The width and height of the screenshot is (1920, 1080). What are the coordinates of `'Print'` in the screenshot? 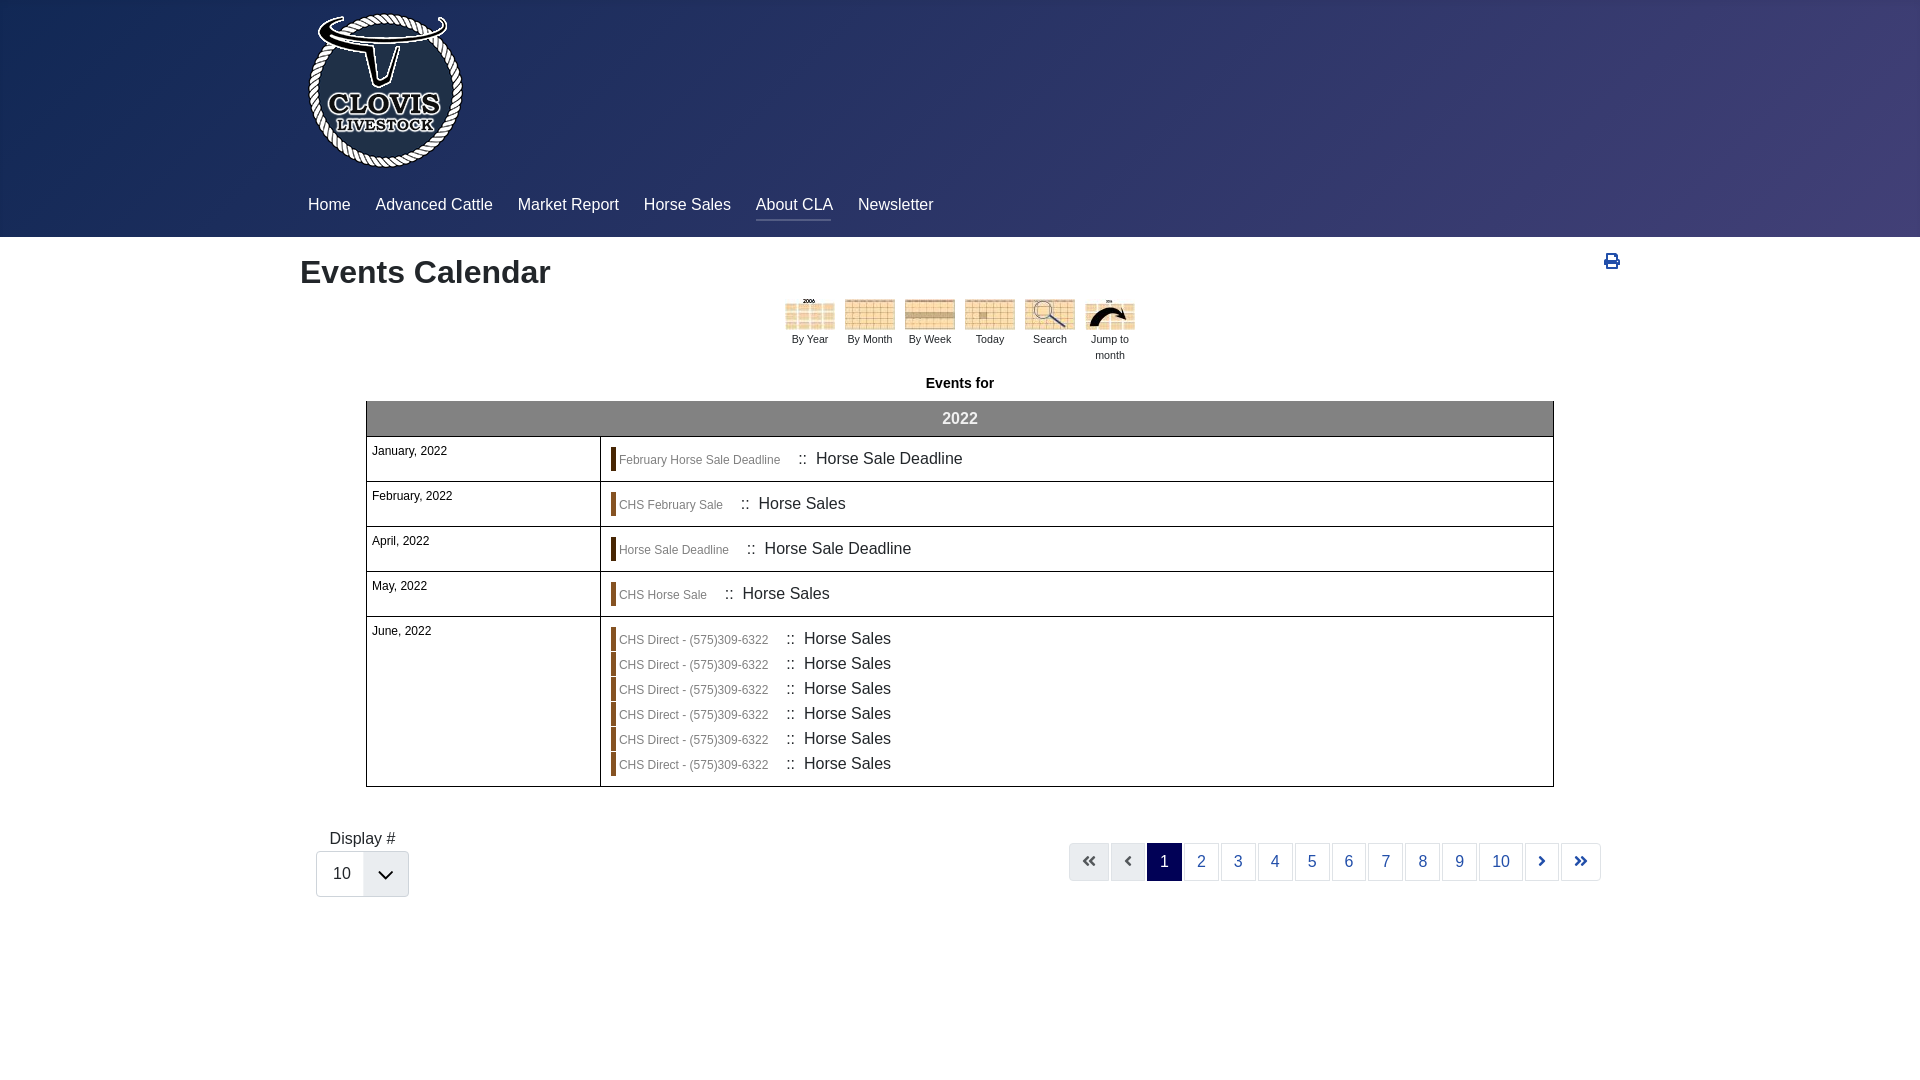 It's located at (1612, 260).